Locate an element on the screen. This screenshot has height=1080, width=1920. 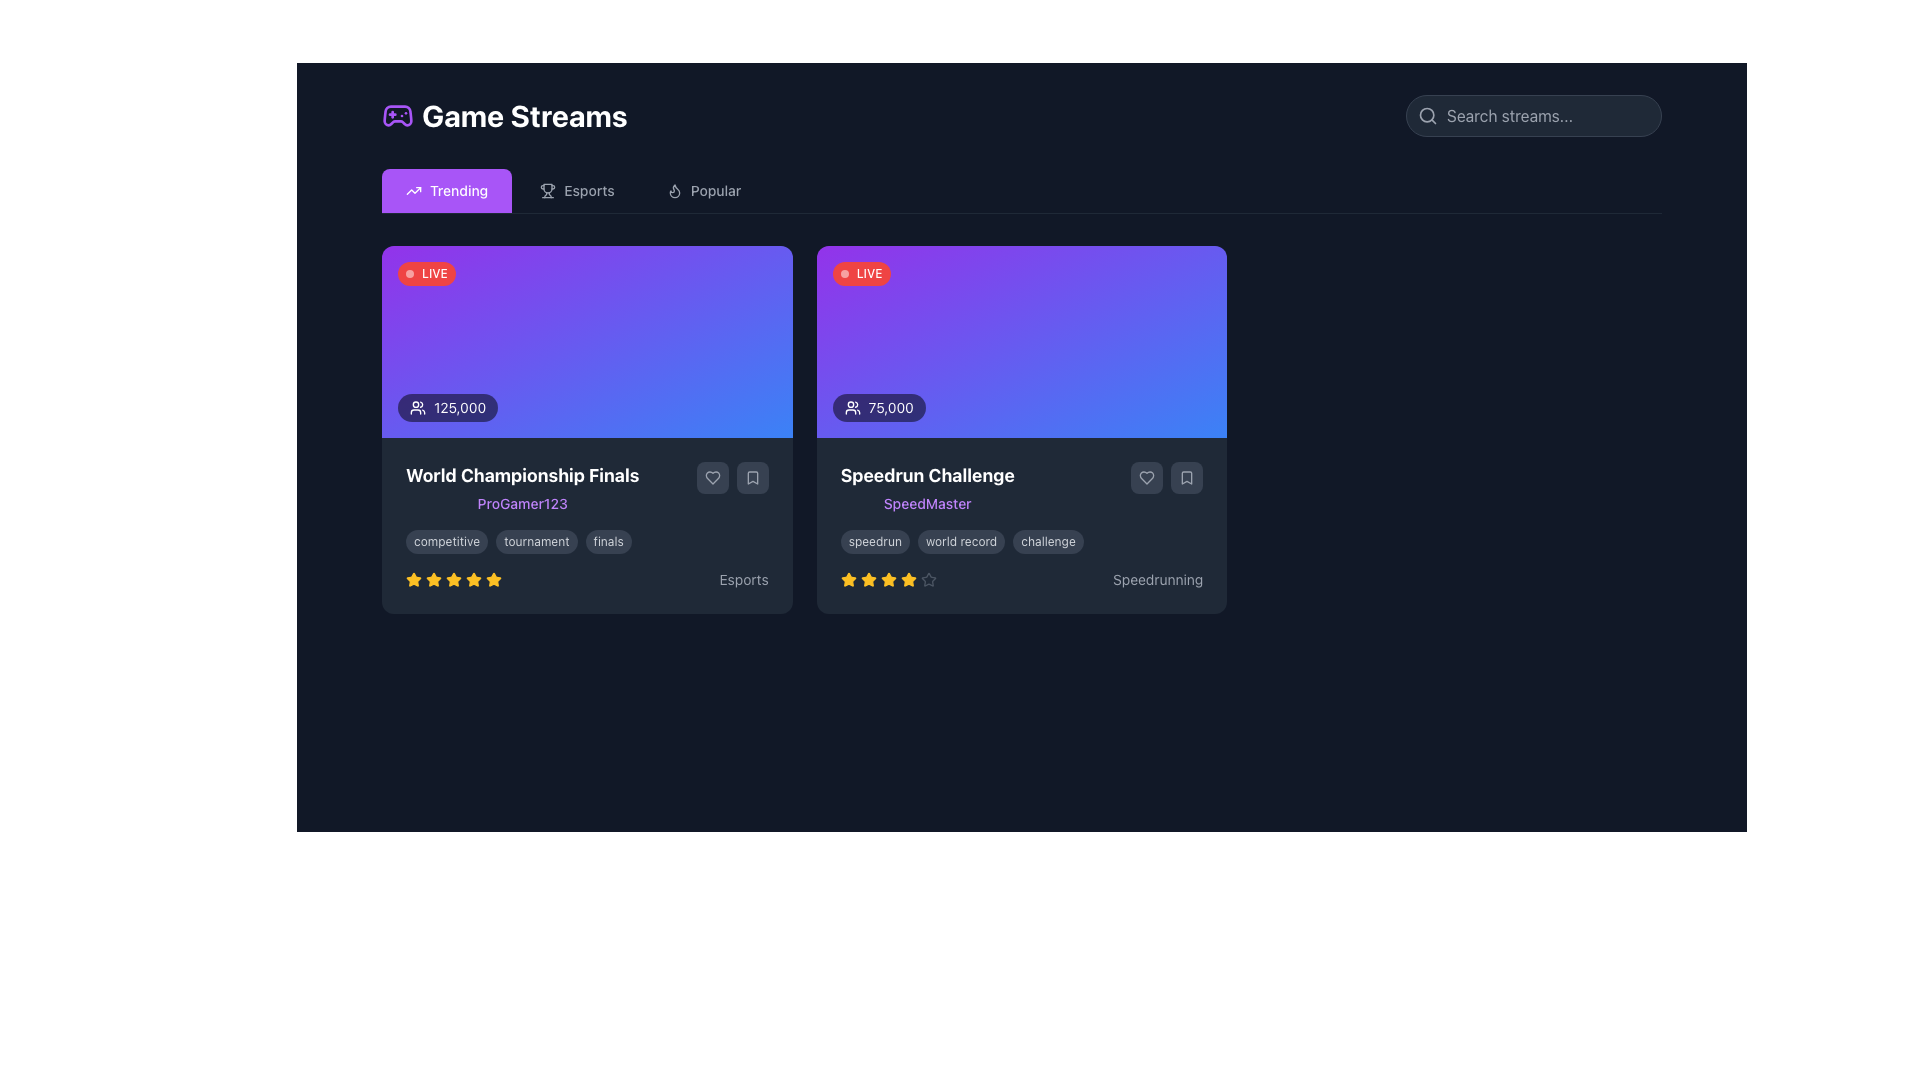
the first star icon in the 5-star rating system located at the bottom section of the 'World Championship Finals' card is located at coordinates (412, 579).